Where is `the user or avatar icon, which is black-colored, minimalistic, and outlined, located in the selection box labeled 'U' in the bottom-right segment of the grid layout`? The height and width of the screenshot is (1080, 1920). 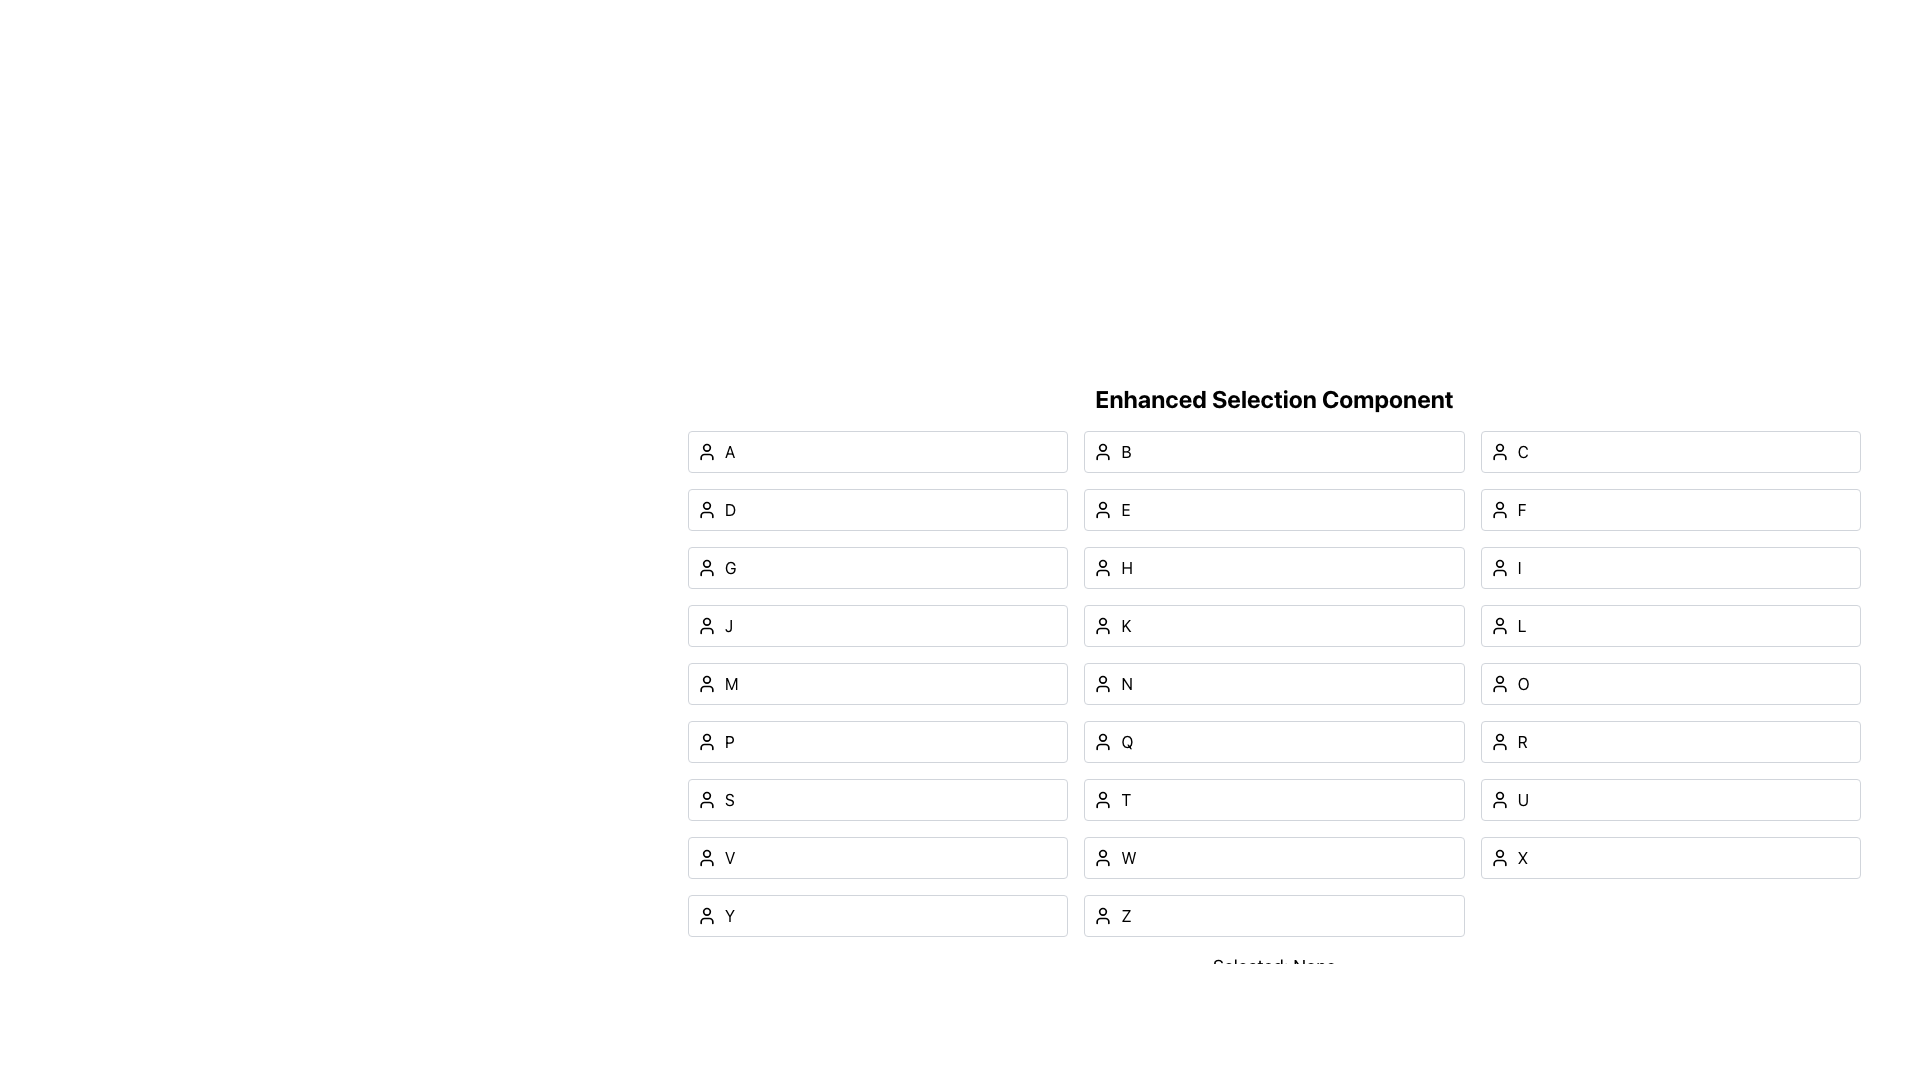 the user or avatar icon, which is black-colored, minimalistic, and outlined, located in the selection box labeled 'U' in the bottom-right segment of the grid layout is located at coordinates (1499, 798).